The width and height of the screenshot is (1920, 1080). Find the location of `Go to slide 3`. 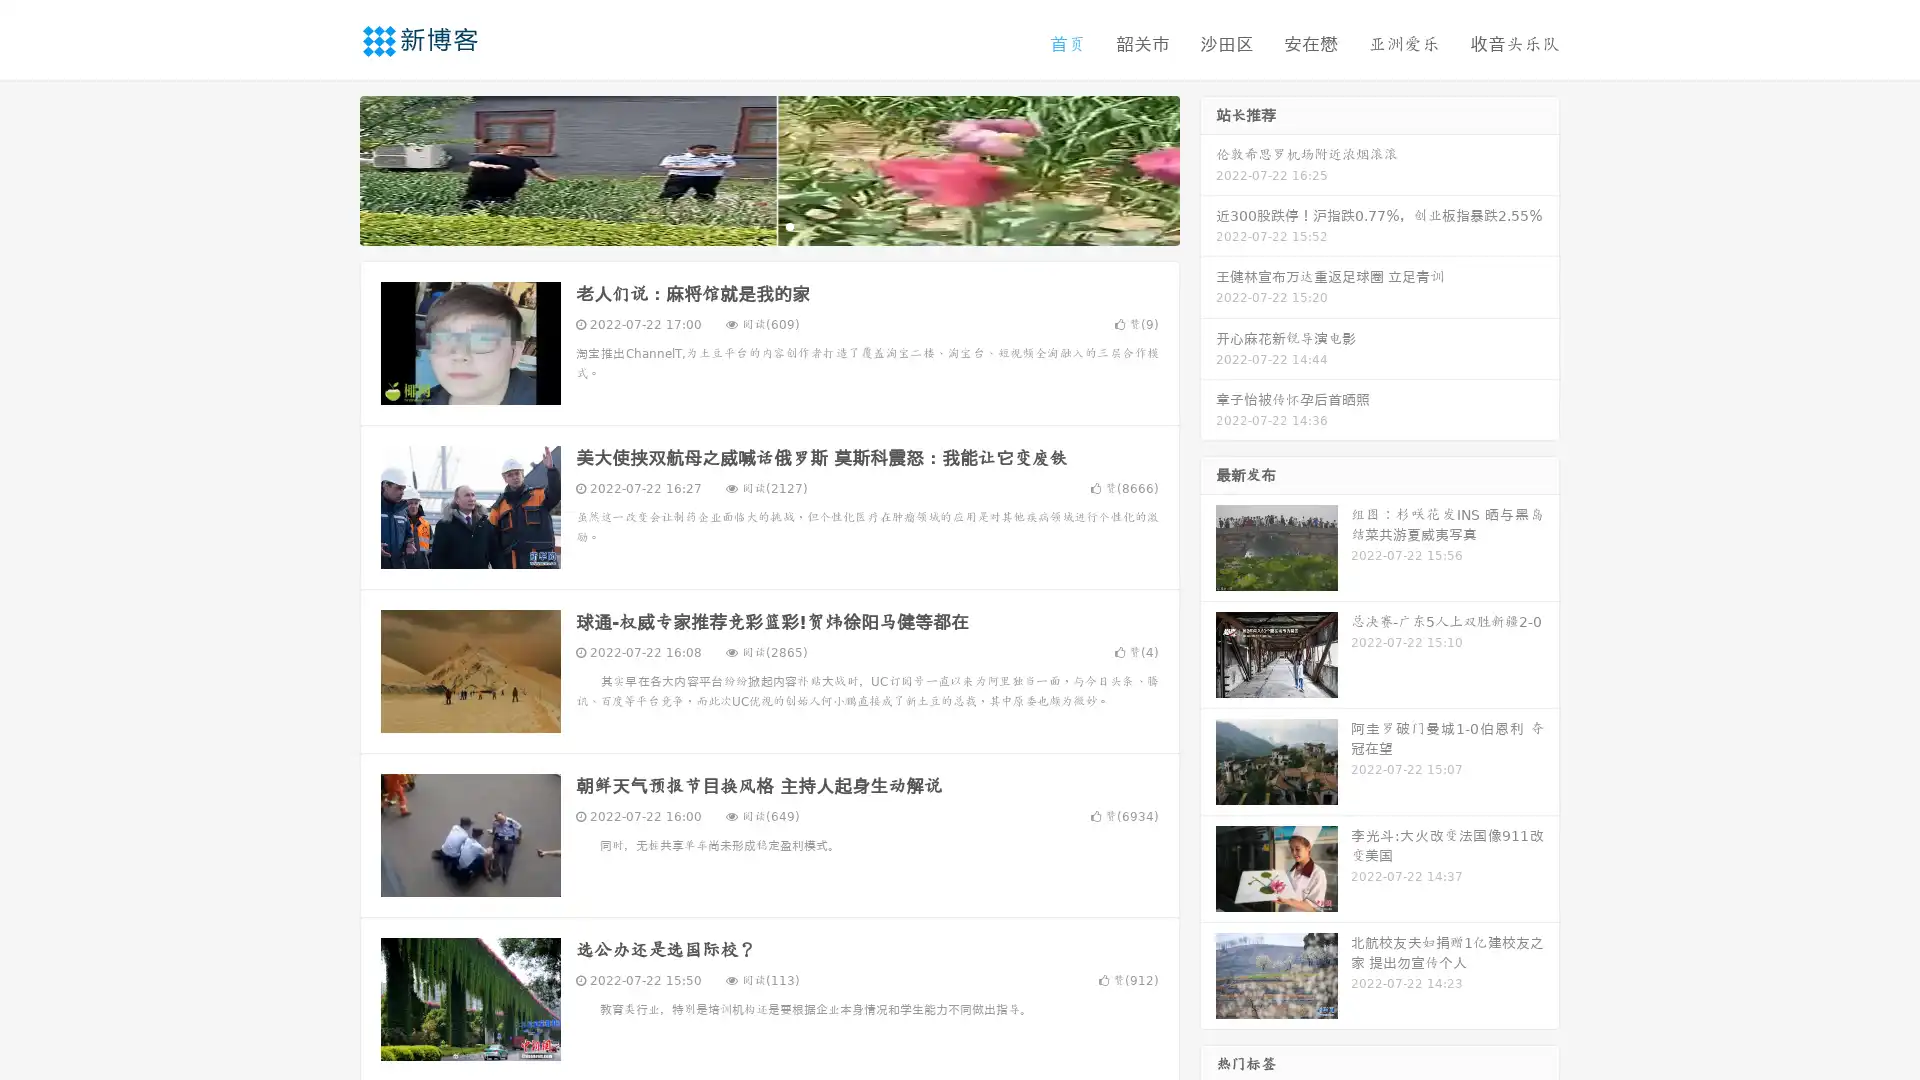

Go to slide 3 is located at coordinates (789, 225).